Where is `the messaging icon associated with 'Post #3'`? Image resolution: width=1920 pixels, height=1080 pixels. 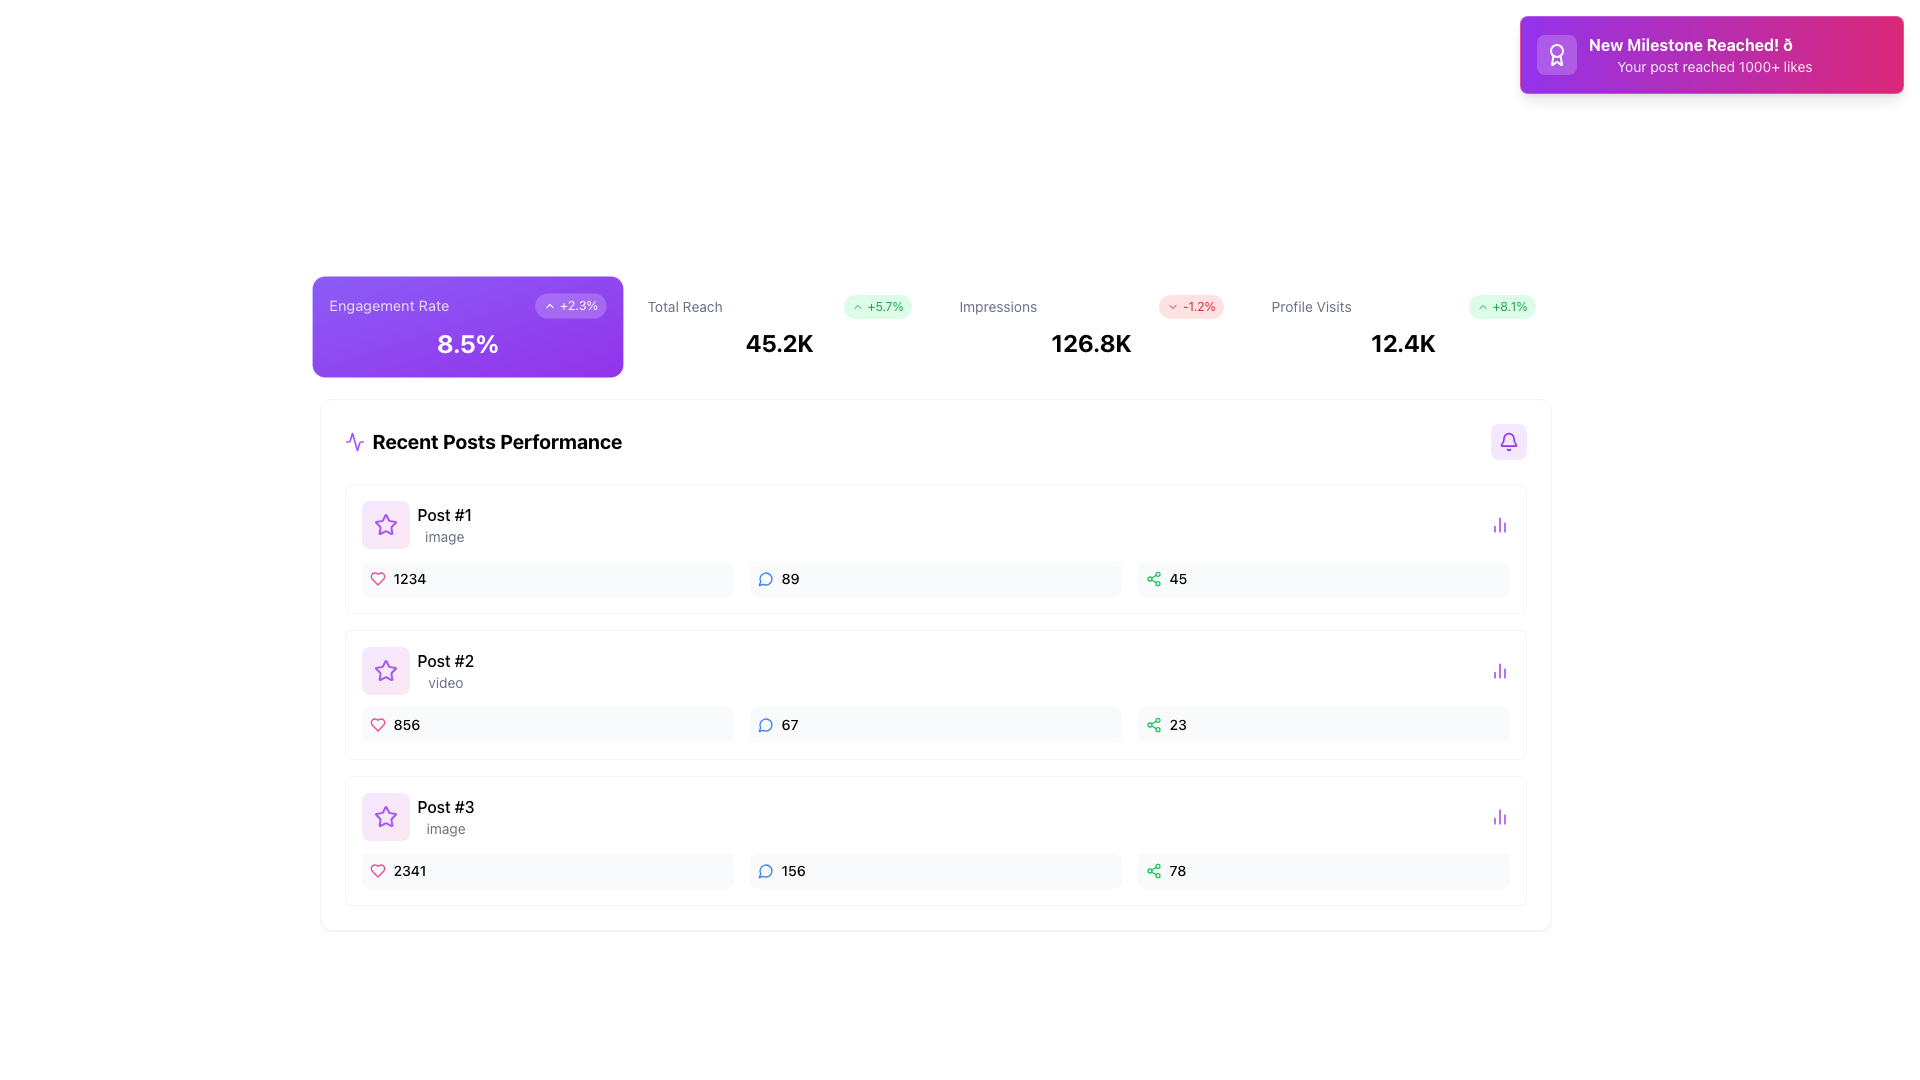
the messaging icon associated with 'Post #3' is located at coordinates (764, 870).